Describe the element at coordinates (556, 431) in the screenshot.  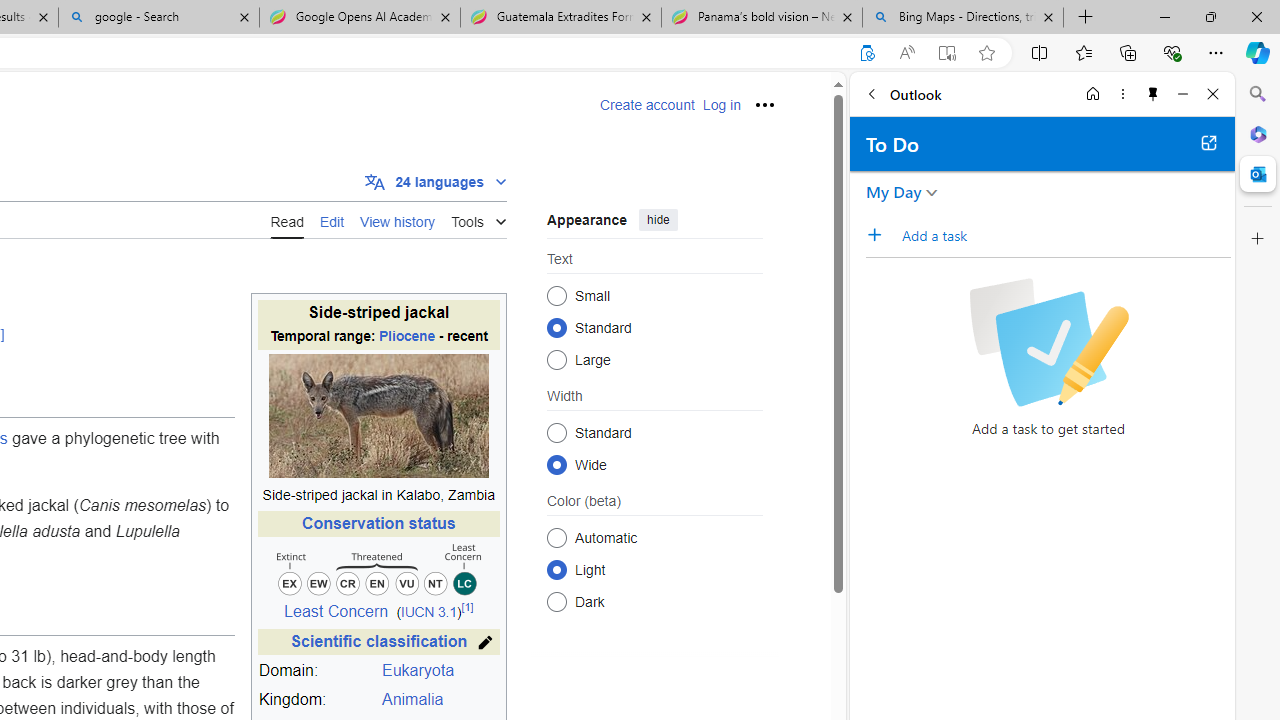
I see `'Standard'` at that location.